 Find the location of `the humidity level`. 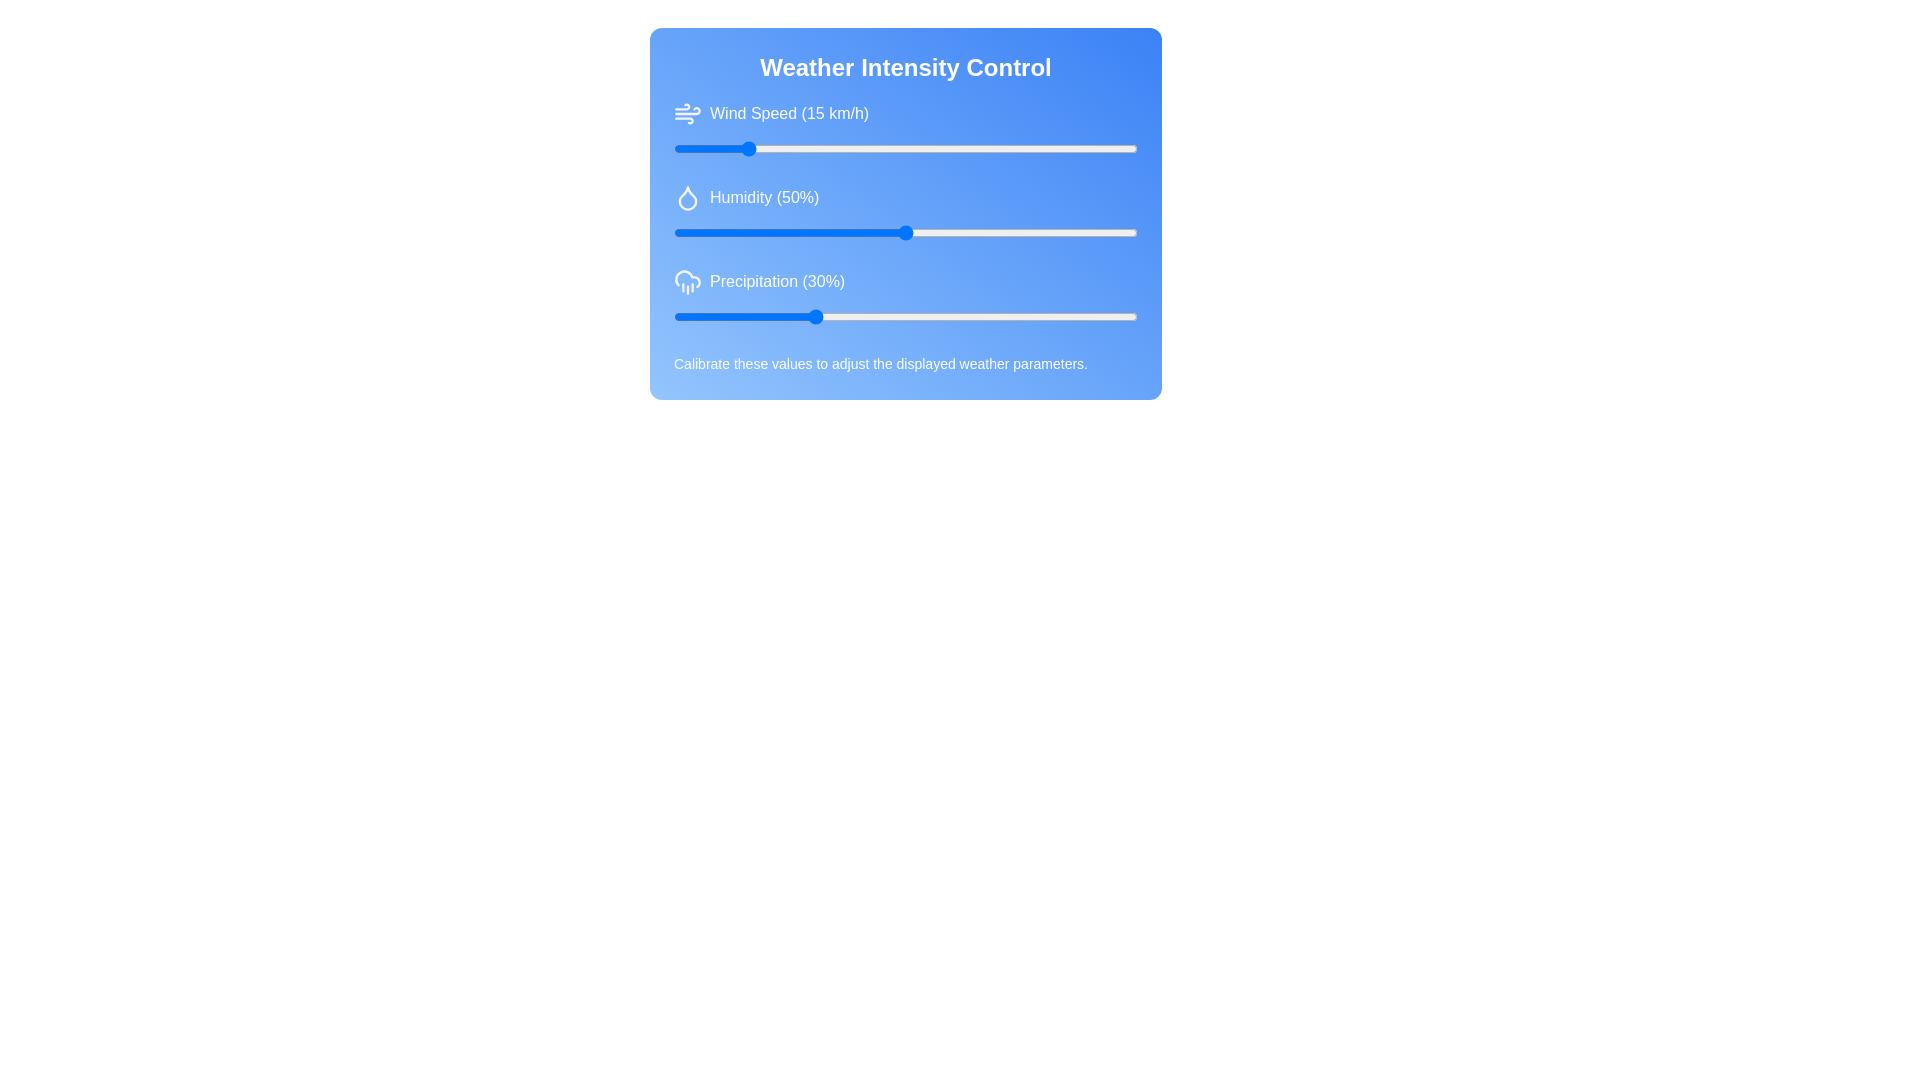

the humidity level is located at coordinates (905, 231).